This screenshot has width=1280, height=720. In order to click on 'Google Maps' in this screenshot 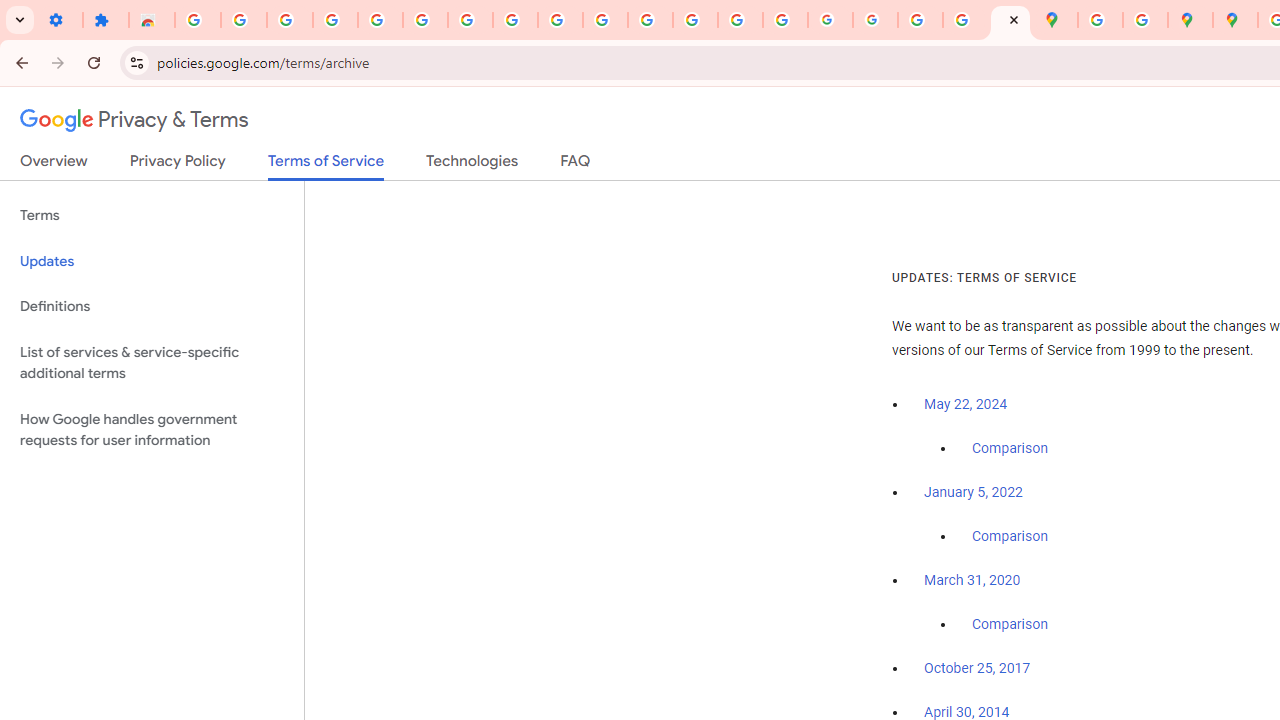, I will do `click(1054, 20)`.